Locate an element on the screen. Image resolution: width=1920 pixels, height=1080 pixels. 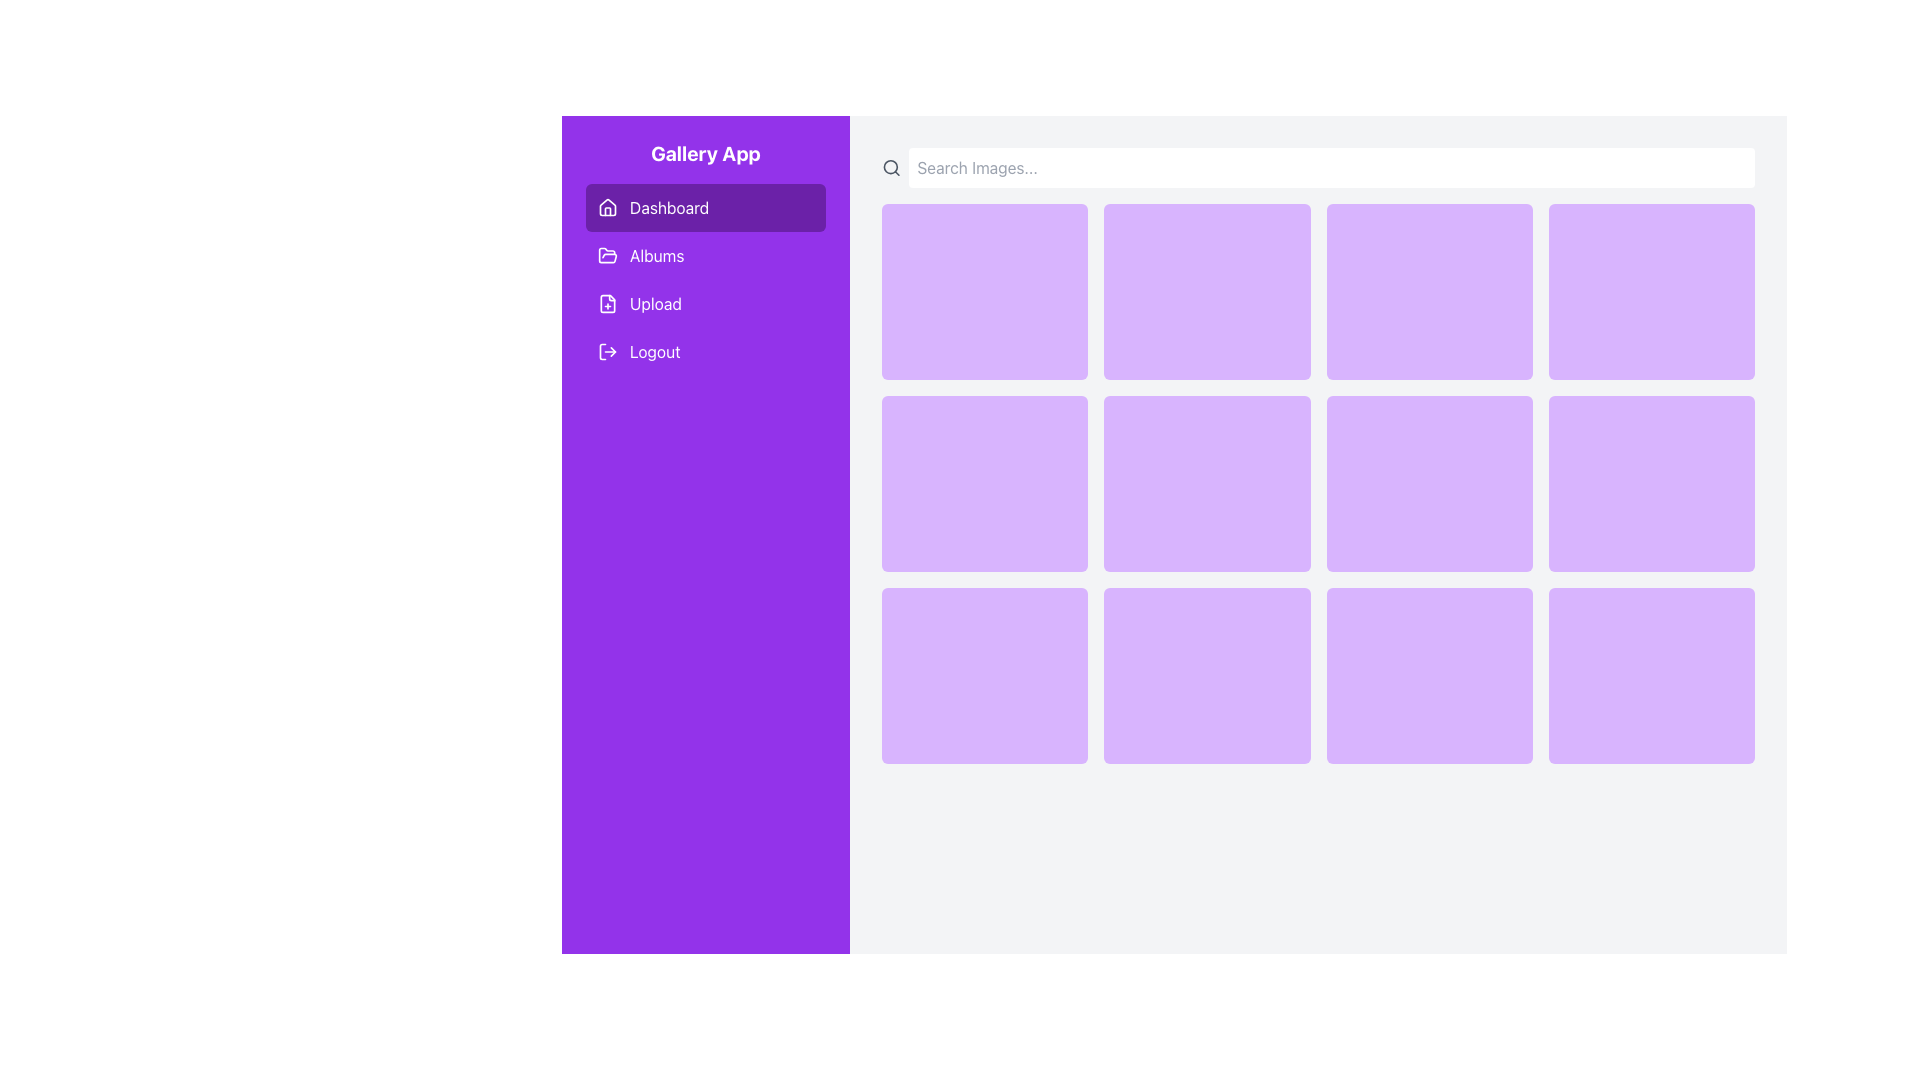
the 'Albums' navigation link located second from the top in the vertical list of menu entries in the navigation bar on the left side of the interface is located at coordinates (705, 280).